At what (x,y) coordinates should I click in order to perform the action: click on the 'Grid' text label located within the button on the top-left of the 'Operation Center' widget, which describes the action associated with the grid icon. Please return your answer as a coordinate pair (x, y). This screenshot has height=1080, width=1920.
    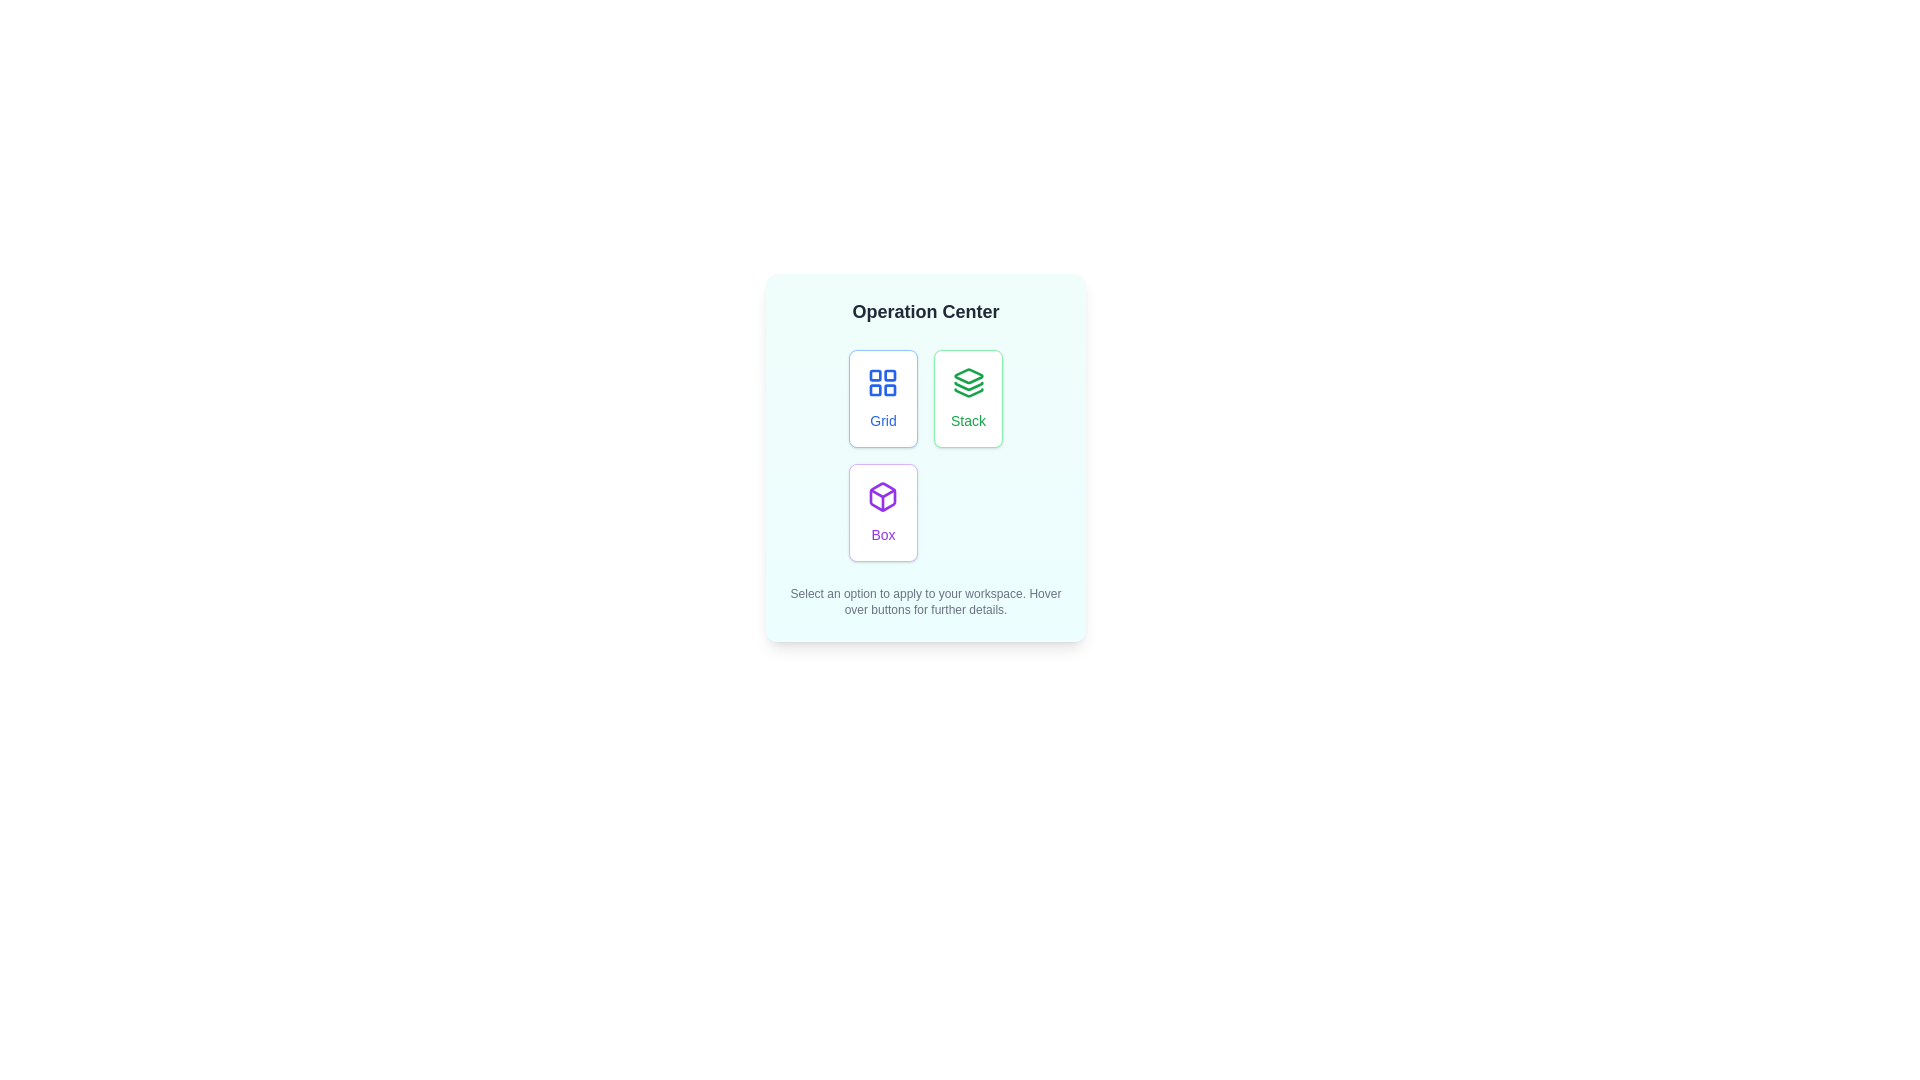
    Looking at the image, I should click on (882, 419).